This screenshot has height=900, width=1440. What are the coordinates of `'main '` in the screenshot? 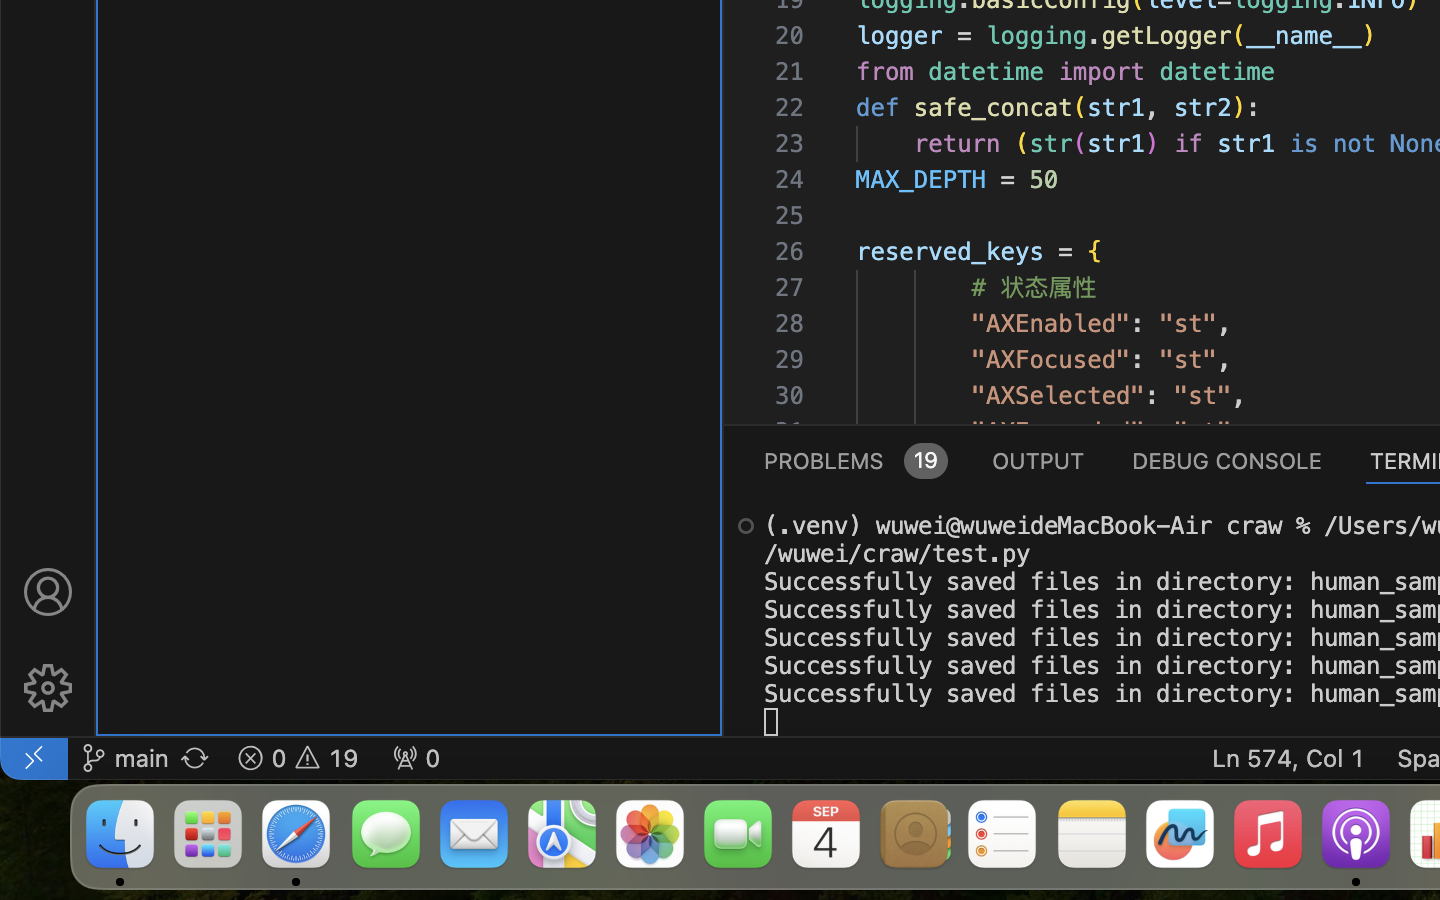 It's located at (123, 756).